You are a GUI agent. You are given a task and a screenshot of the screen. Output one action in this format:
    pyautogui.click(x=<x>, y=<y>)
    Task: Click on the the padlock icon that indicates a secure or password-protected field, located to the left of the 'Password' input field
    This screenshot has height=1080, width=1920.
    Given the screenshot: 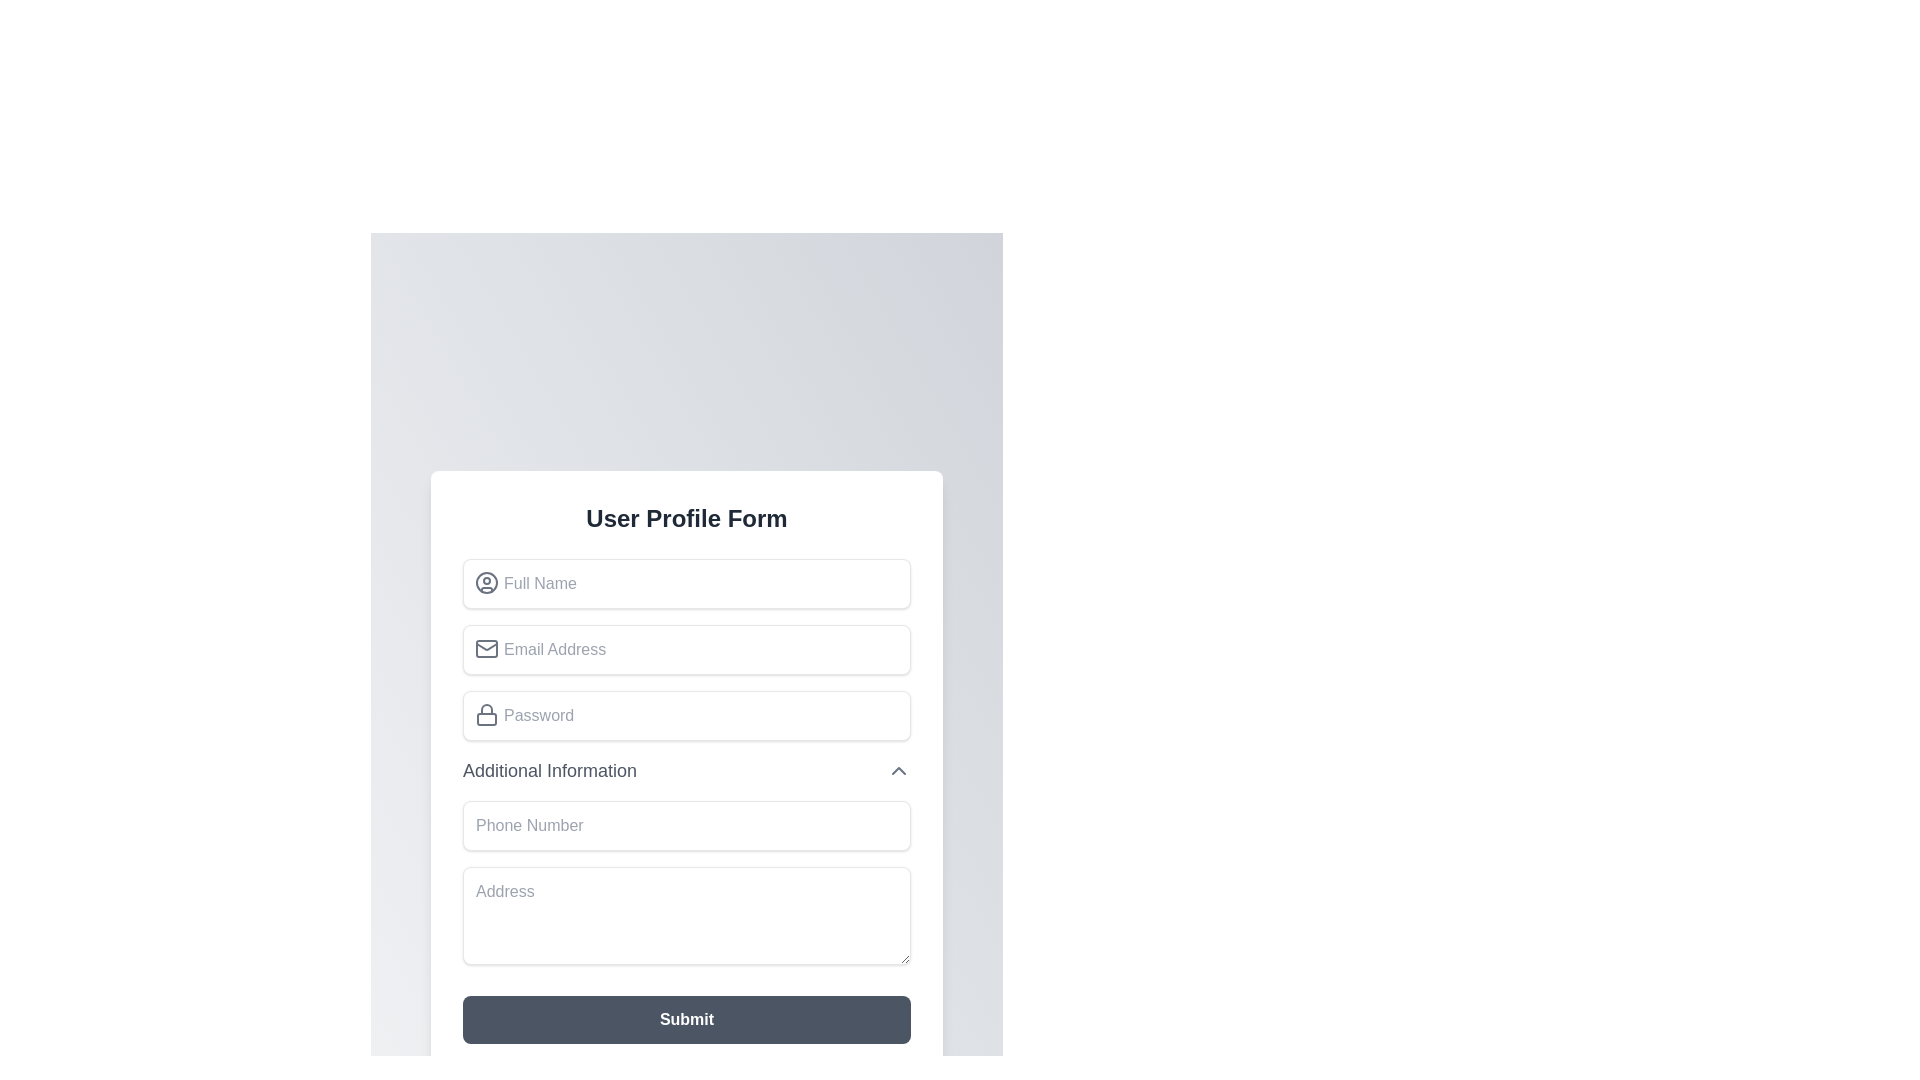 What is the action you would take?
    pyautogui.click(x=486, y=717)
    